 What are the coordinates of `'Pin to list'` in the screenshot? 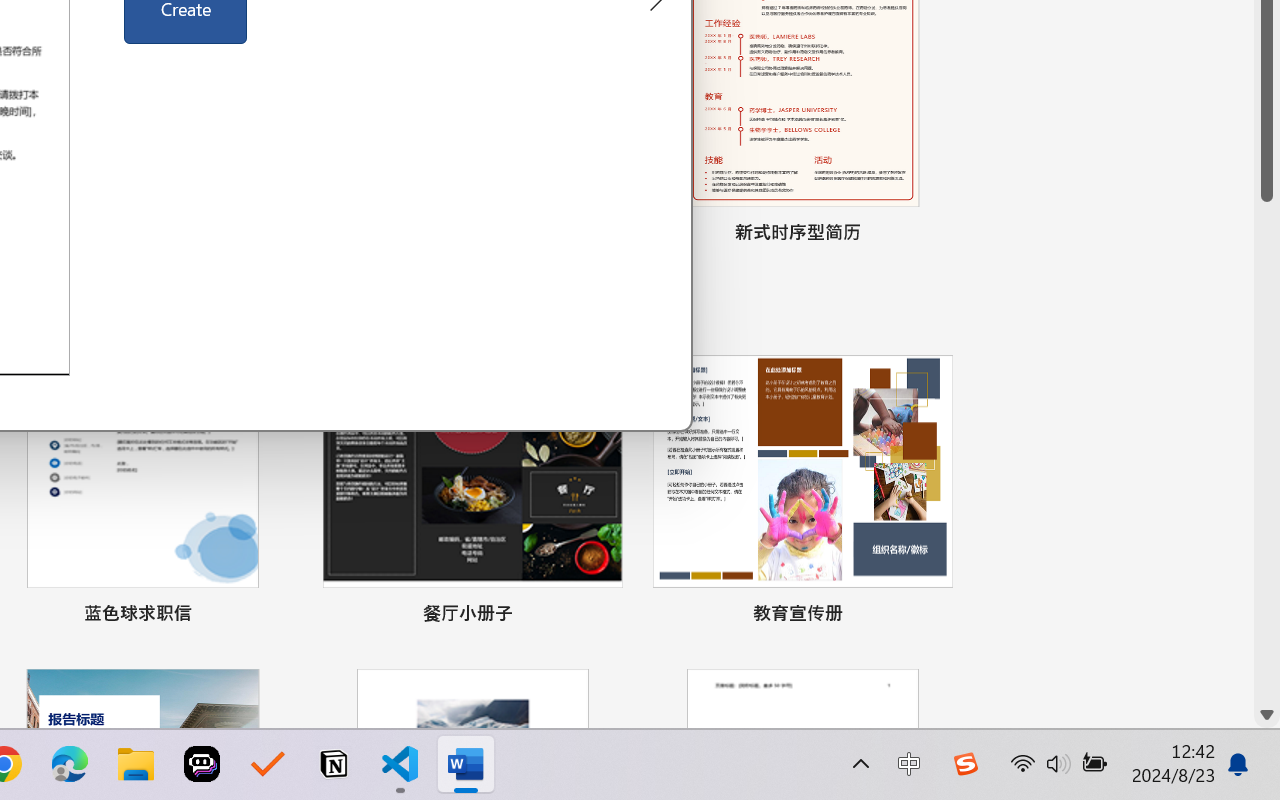 It's located at (933, 616).